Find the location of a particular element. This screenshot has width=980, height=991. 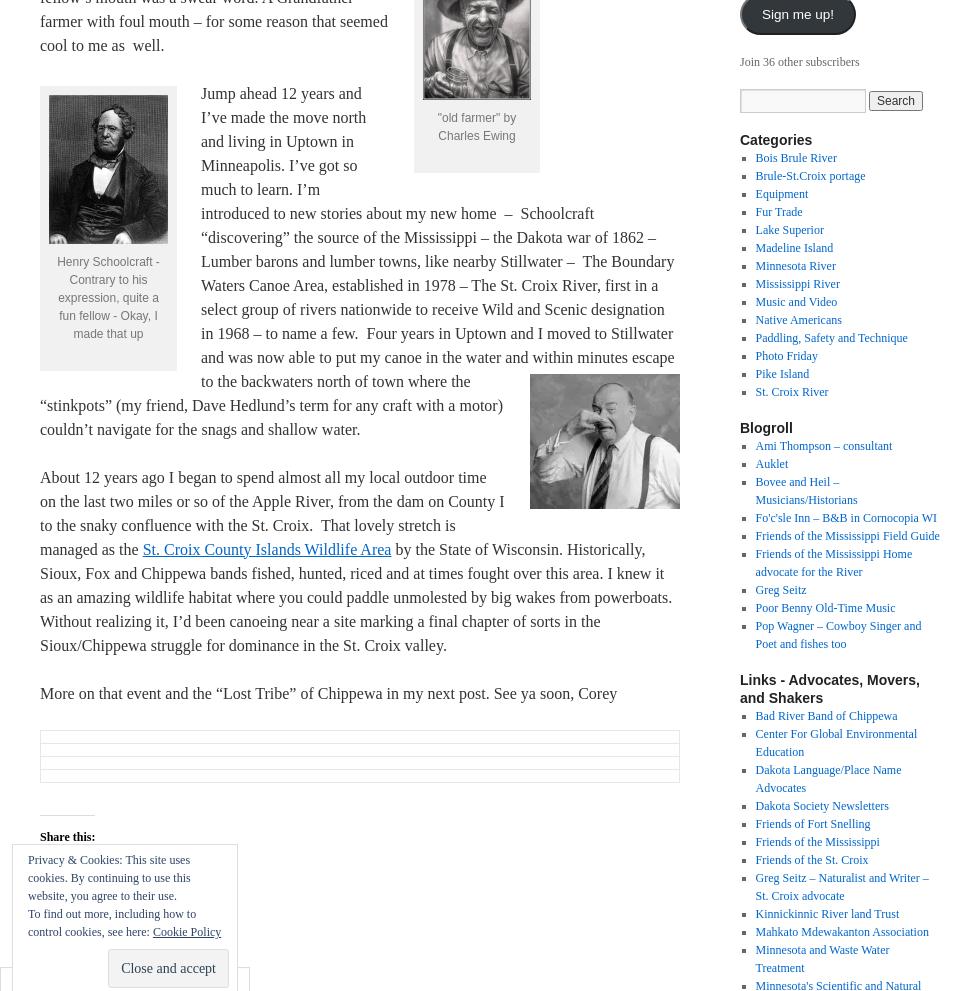

'Pop Wagner – Cowboy Singer and Poet and fishes too' is located at coordinates (754, 634).